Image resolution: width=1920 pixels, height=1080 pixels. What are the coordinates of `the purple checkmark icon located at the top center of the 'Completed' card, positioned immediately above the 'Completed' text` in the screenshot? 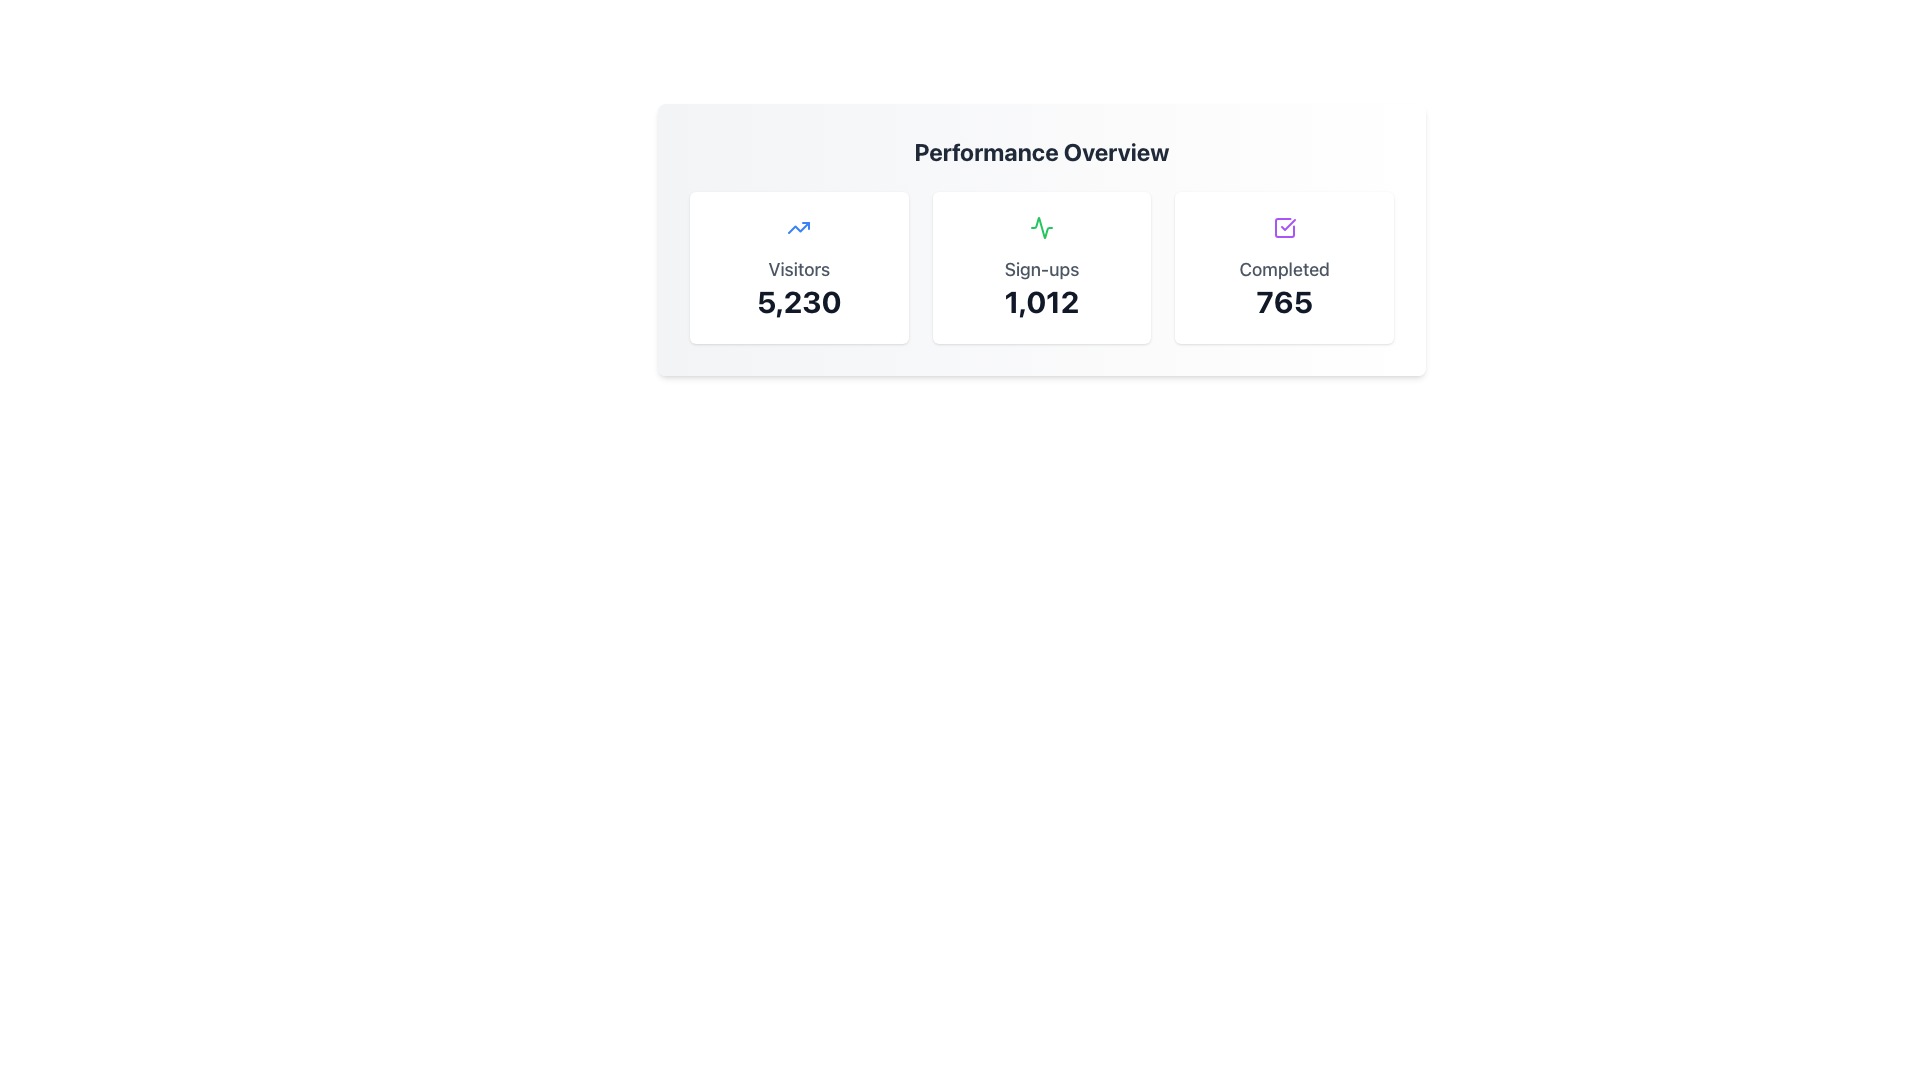 It's located at (1284, 226).